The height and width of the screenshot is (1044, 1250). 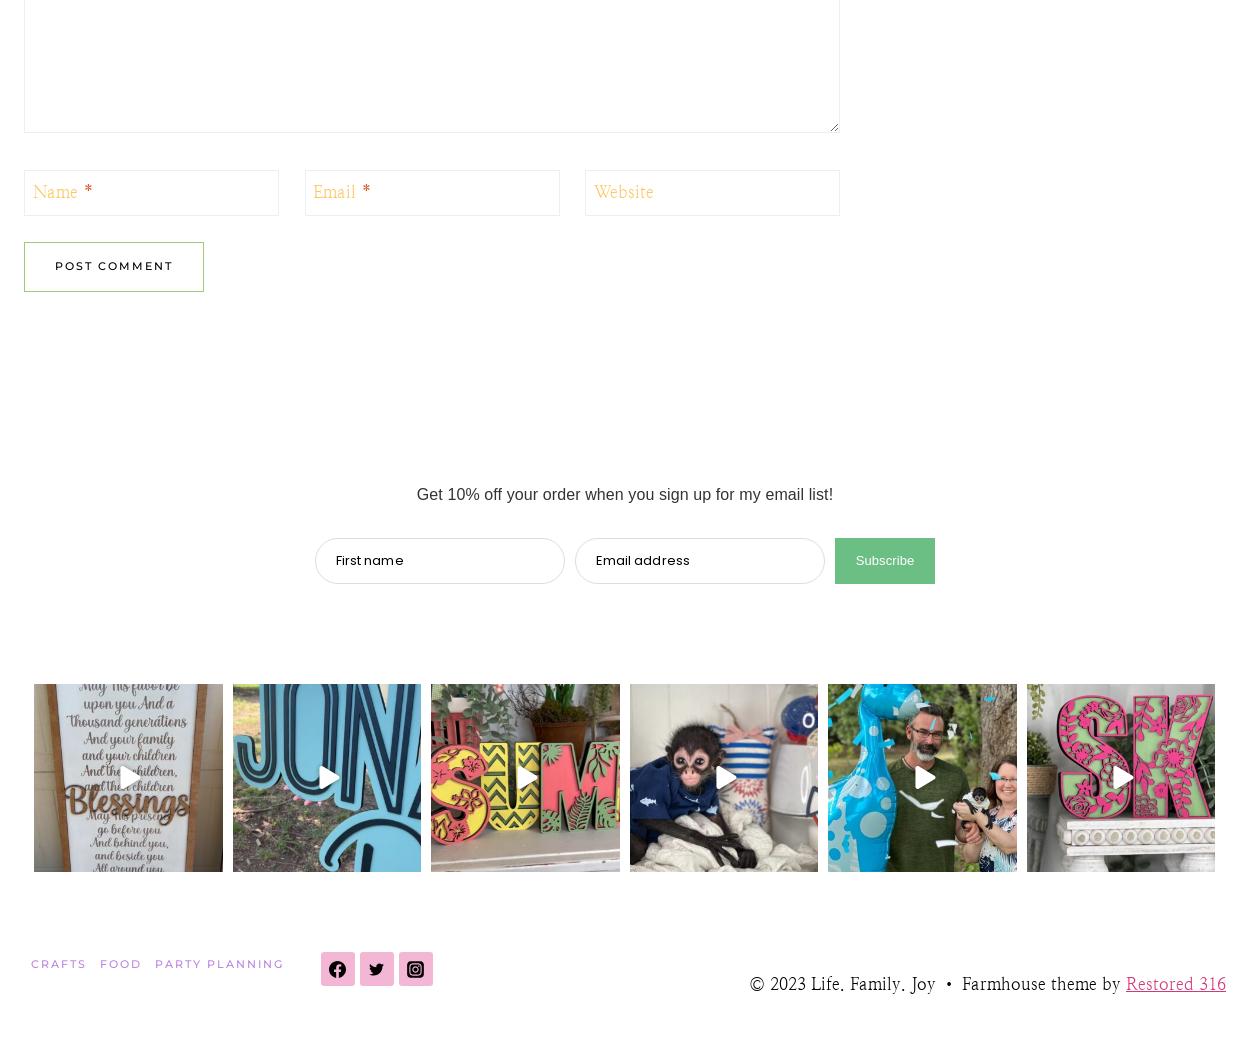 What do you see at coordinates (368, 558) in the screenshot?
I see `'First name'` at bounding box center [368, 558].